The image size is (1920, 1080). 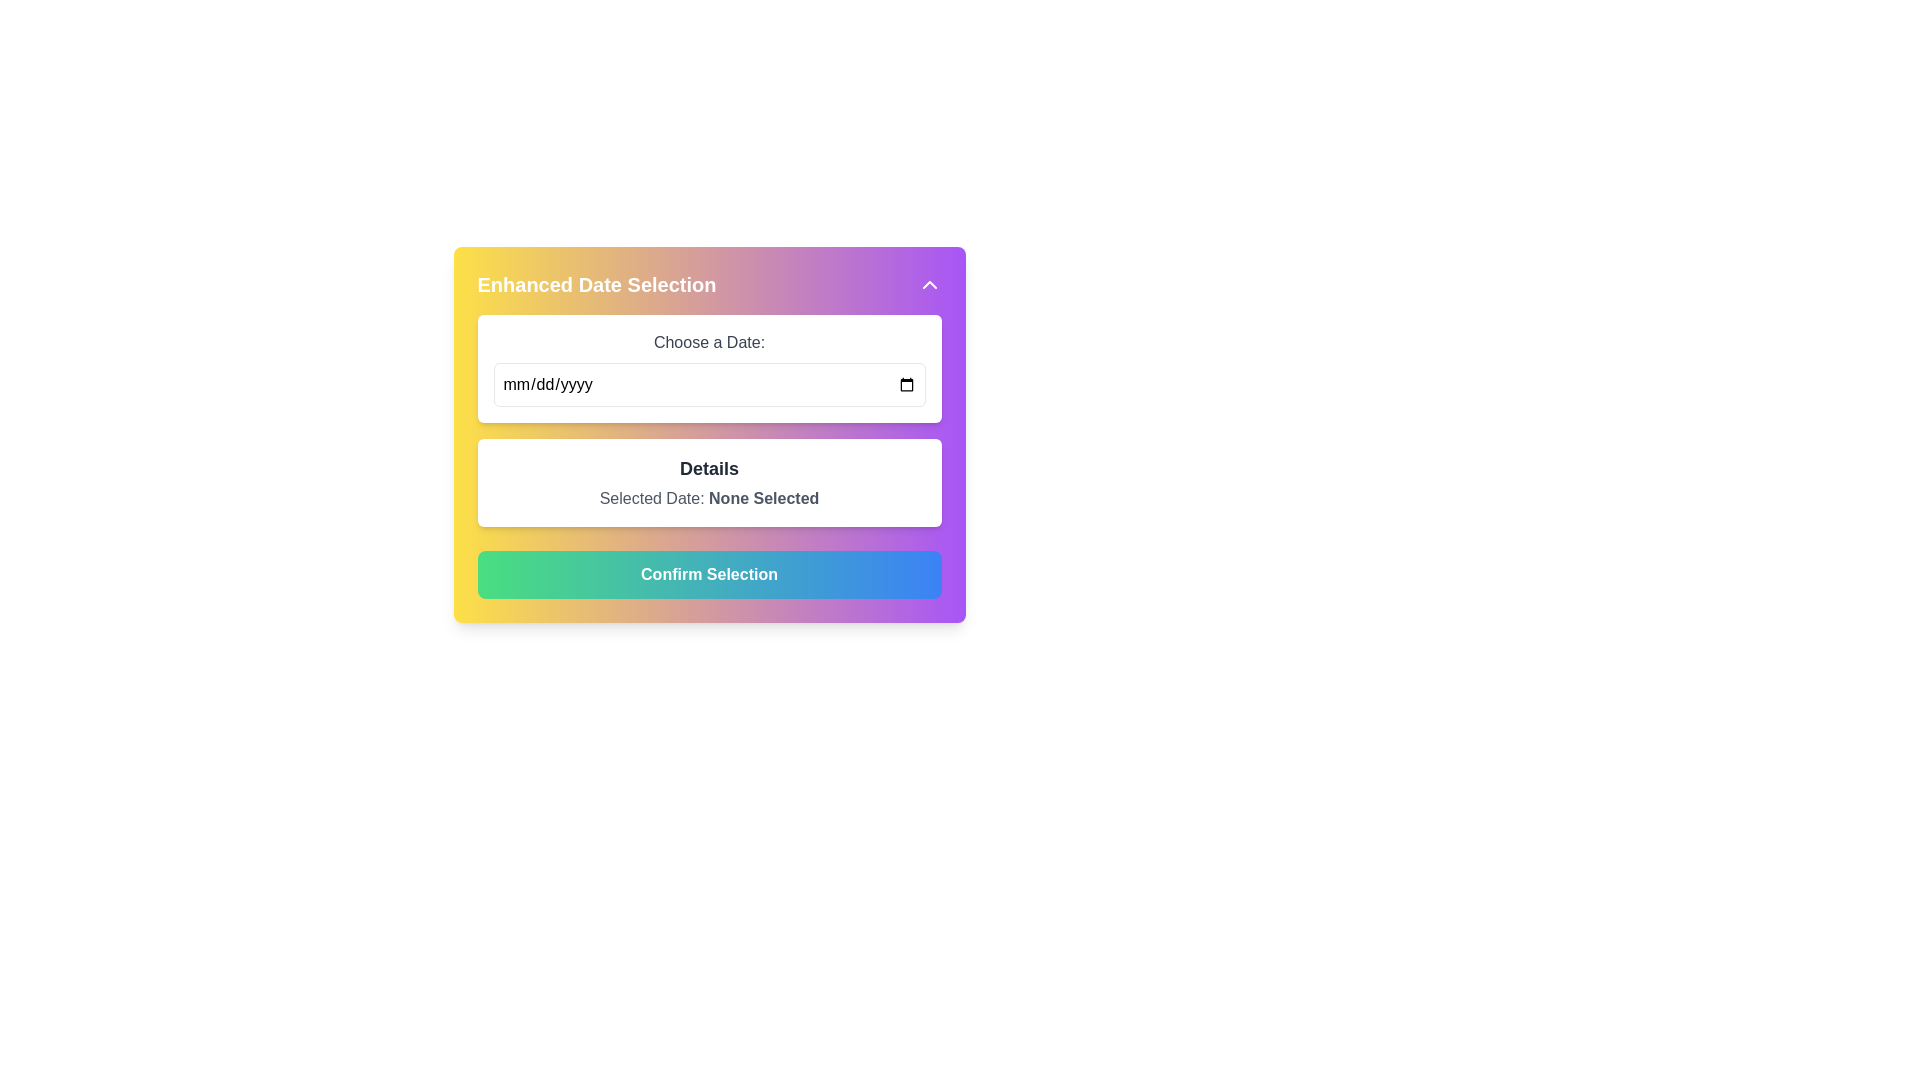 I want to click on the interactive collapse button in the header section to provide visual feedback, so click(x=709, y=285).